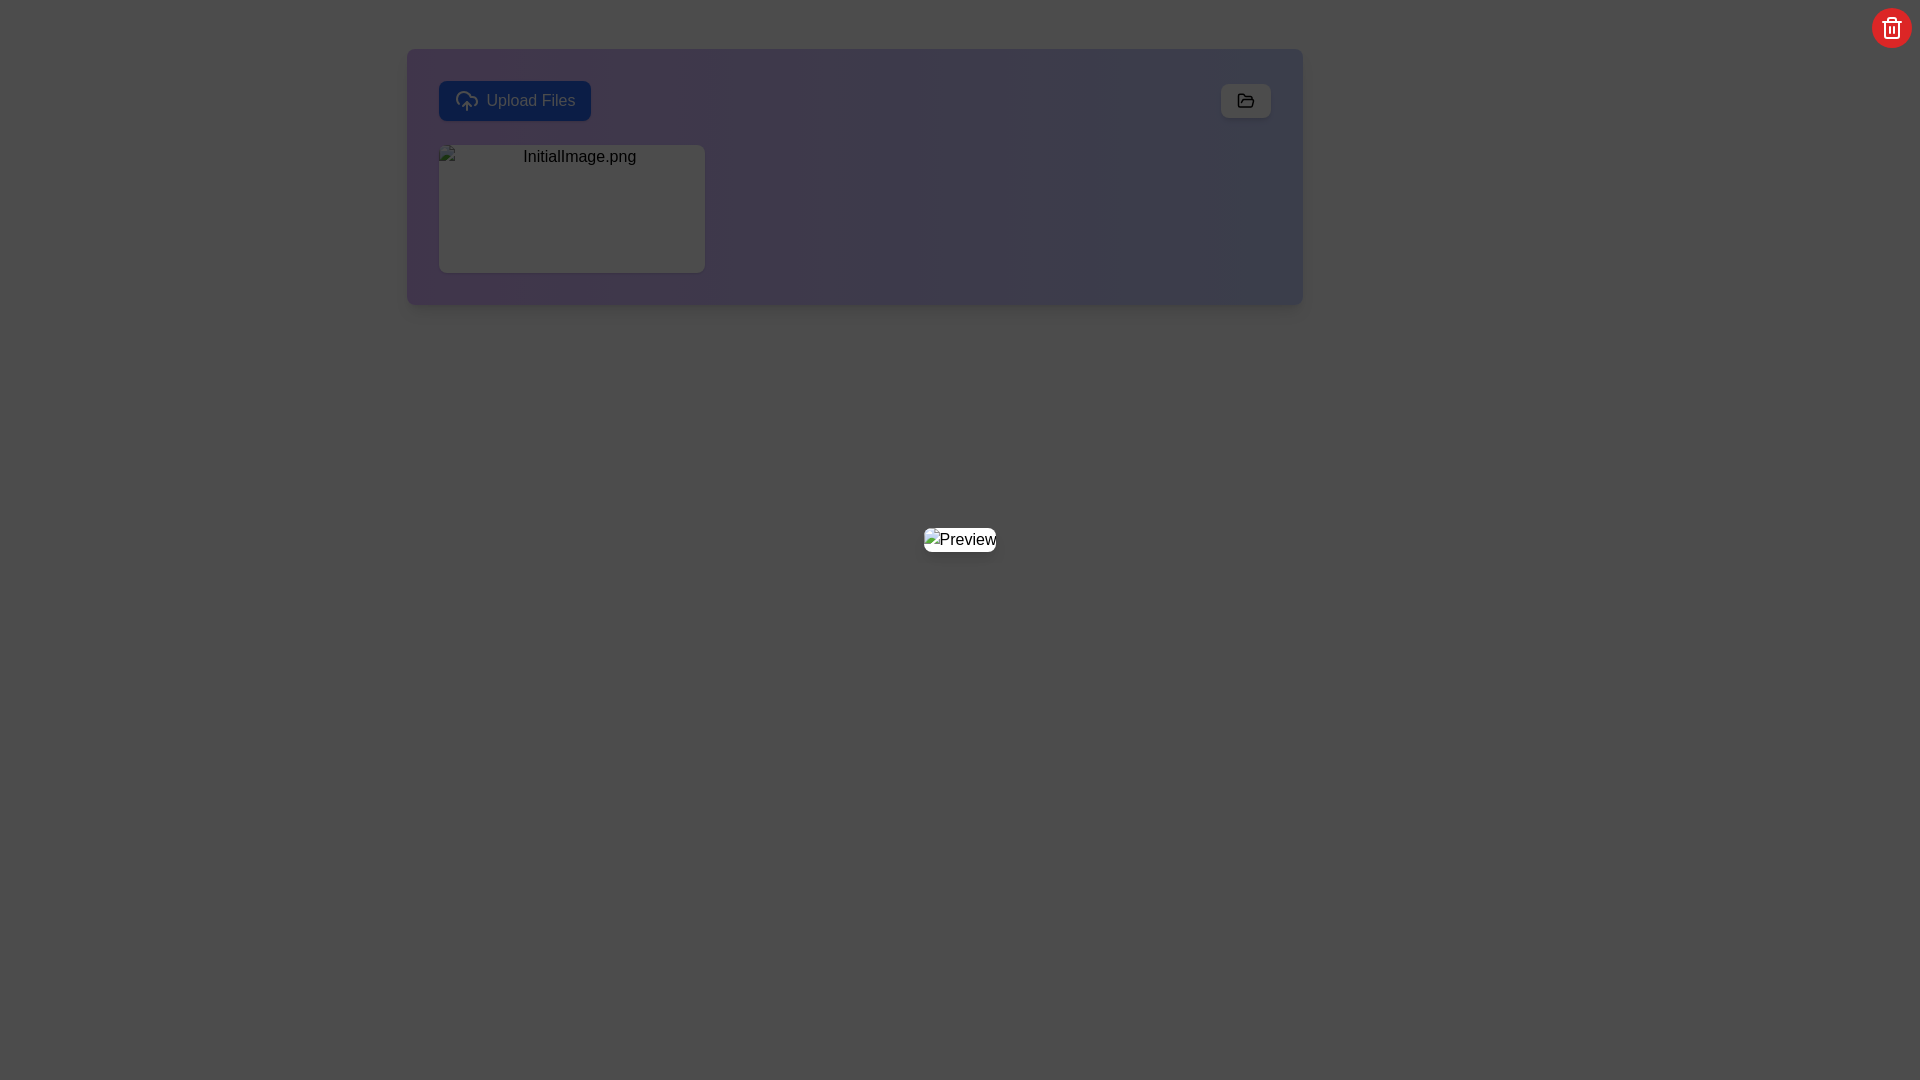 The height and width of the screenshot is (1080, 1920). I want to click on the button with a white background and an opened folder icon in the 'Upload Files' header section to activate the hover effect, so click(1244, 100).